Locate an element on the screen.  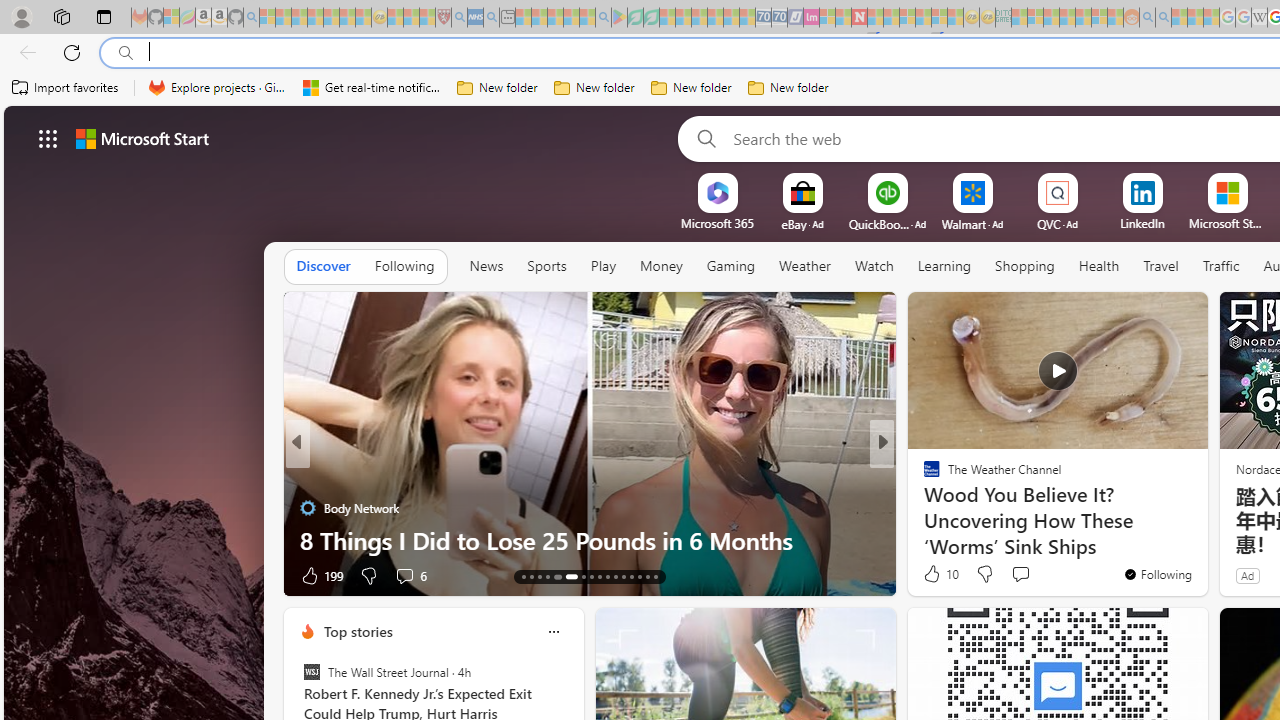
'AutomationID: tab-25' is located at coordinates (630, 577).